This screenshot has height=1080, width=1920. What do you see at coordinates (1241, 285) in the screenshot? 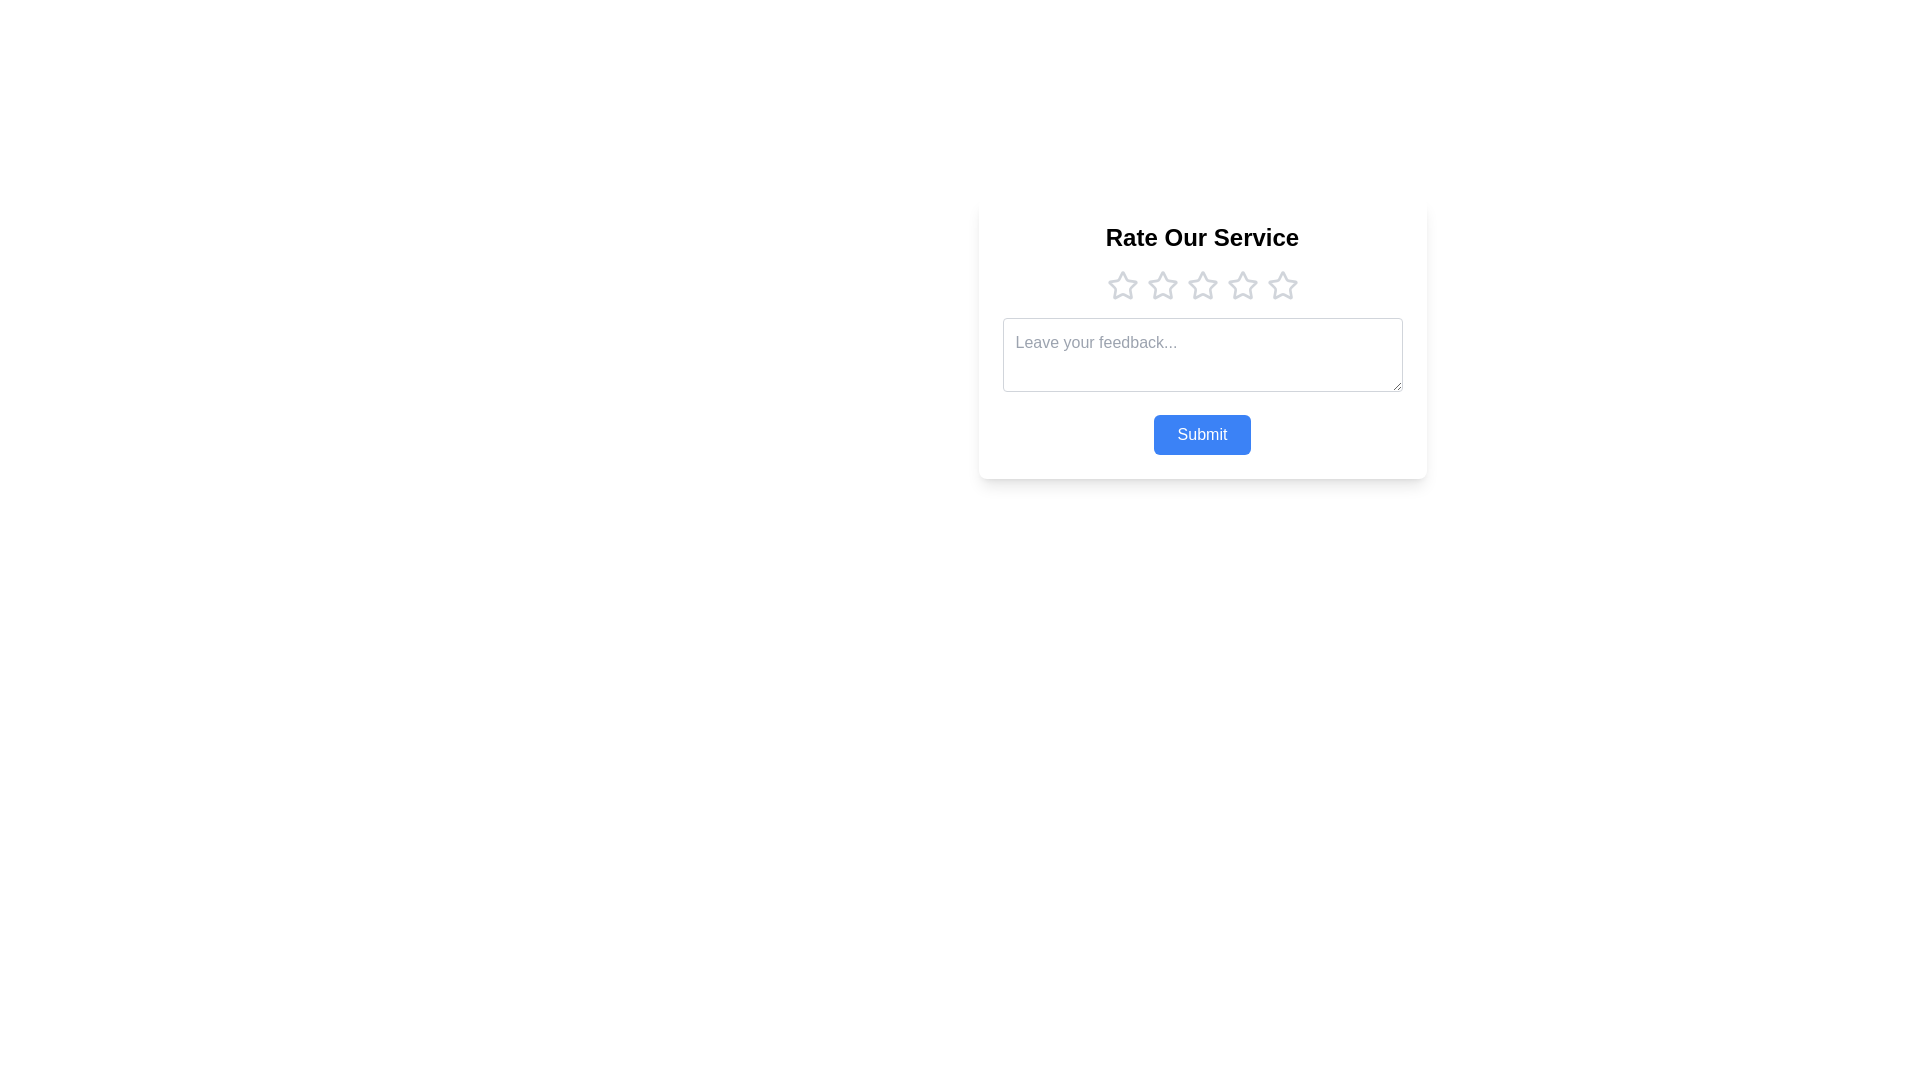
I see `the fifth star in the rating system below the 'Rate Our Service' text` at bounding box center [1241, 285].